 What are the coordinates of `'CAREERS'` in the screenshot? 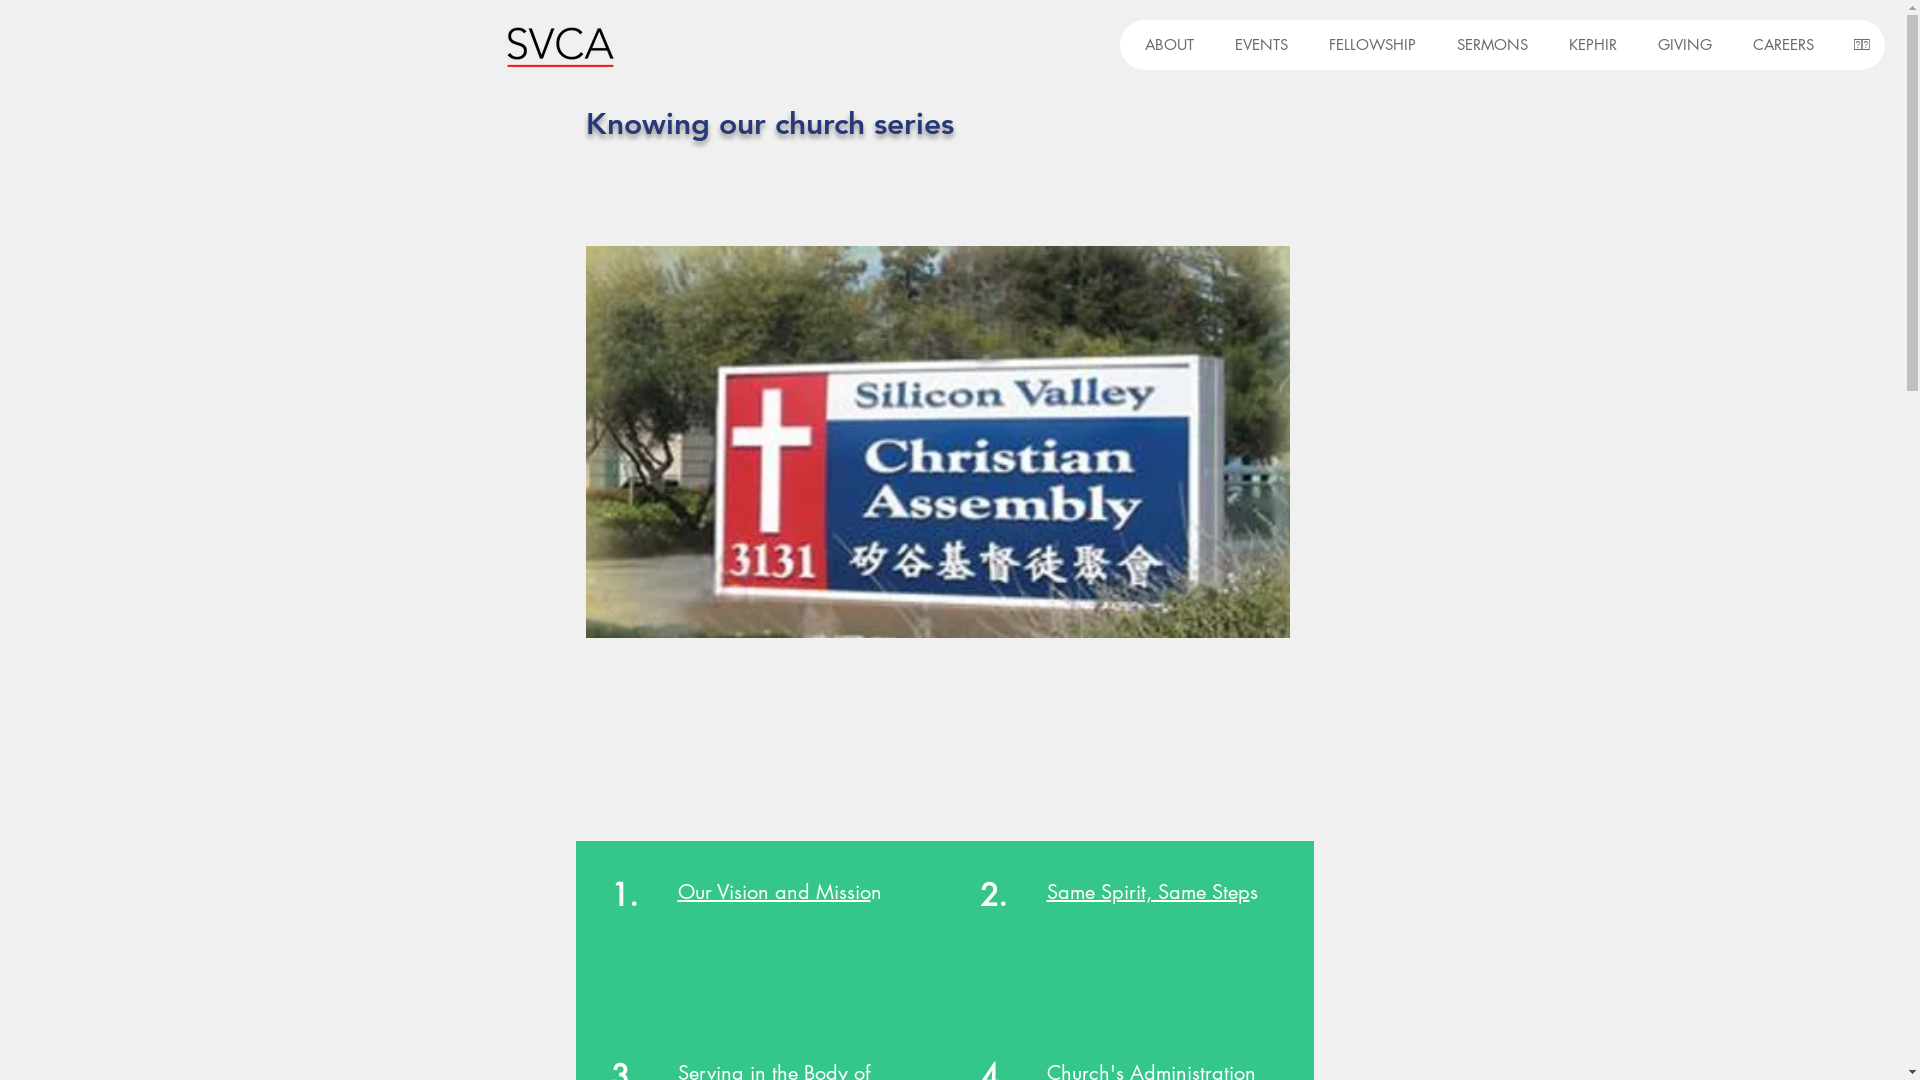 It's located at (1777, 45).